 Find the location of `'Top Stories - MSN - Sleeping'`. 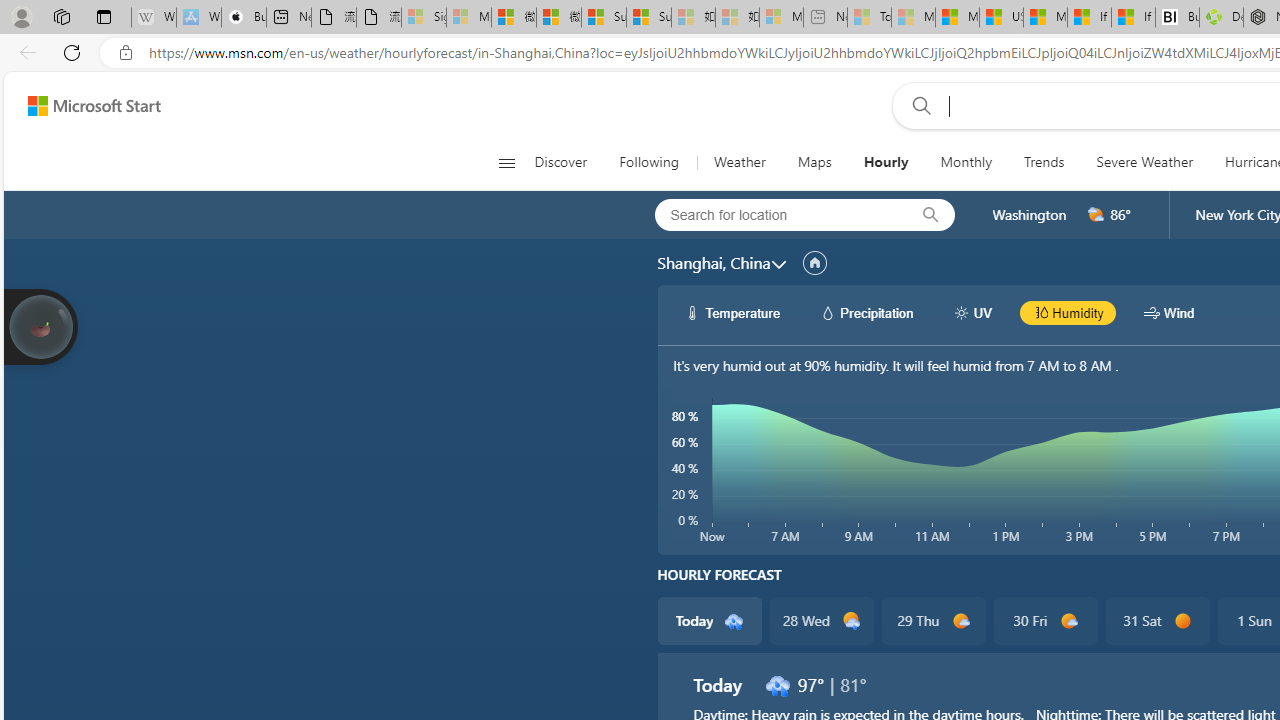

'Top Stories - MSN - Sleeping' is located at coordinates (869, 17).